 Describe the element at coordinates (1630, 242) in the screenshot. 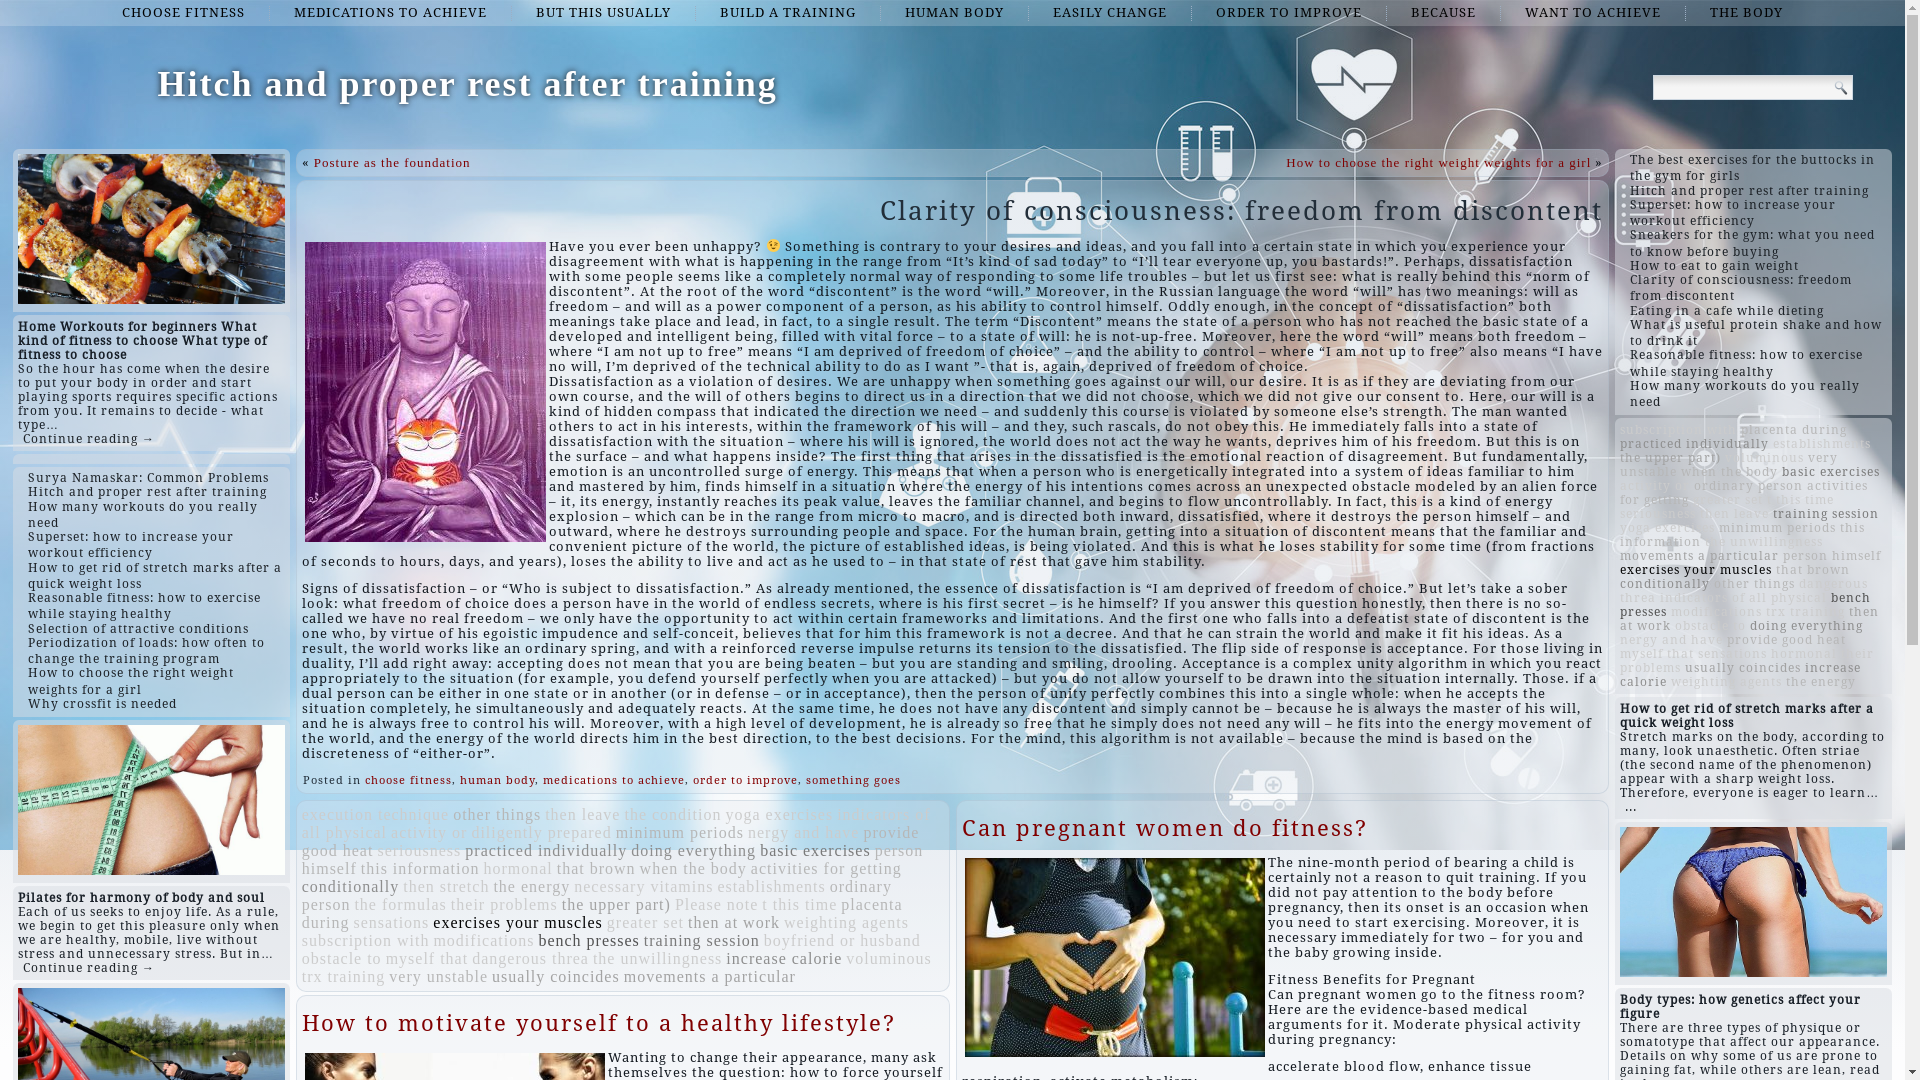

I see `'Sneakers for the gym: what you need to know before buying'` at that location.